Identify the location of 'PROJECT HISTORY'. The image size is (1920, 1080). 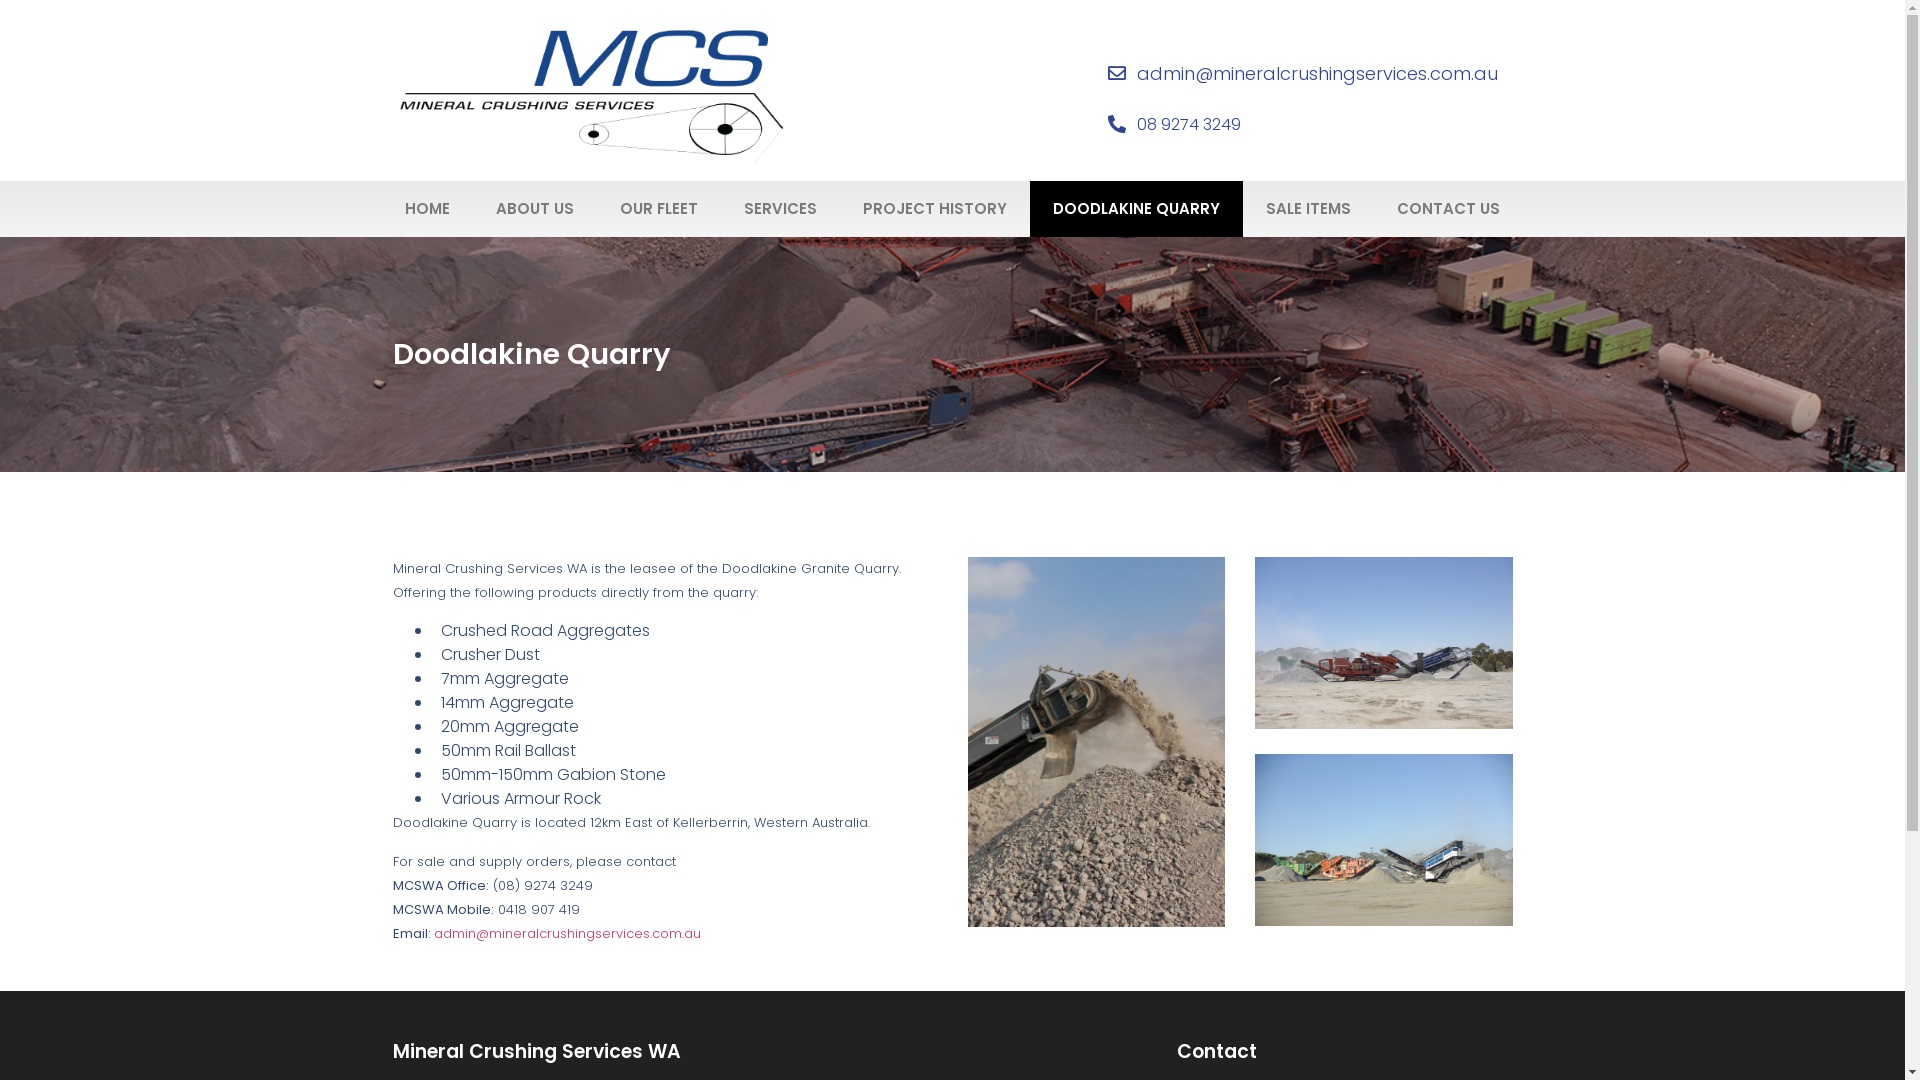
(934, 208).